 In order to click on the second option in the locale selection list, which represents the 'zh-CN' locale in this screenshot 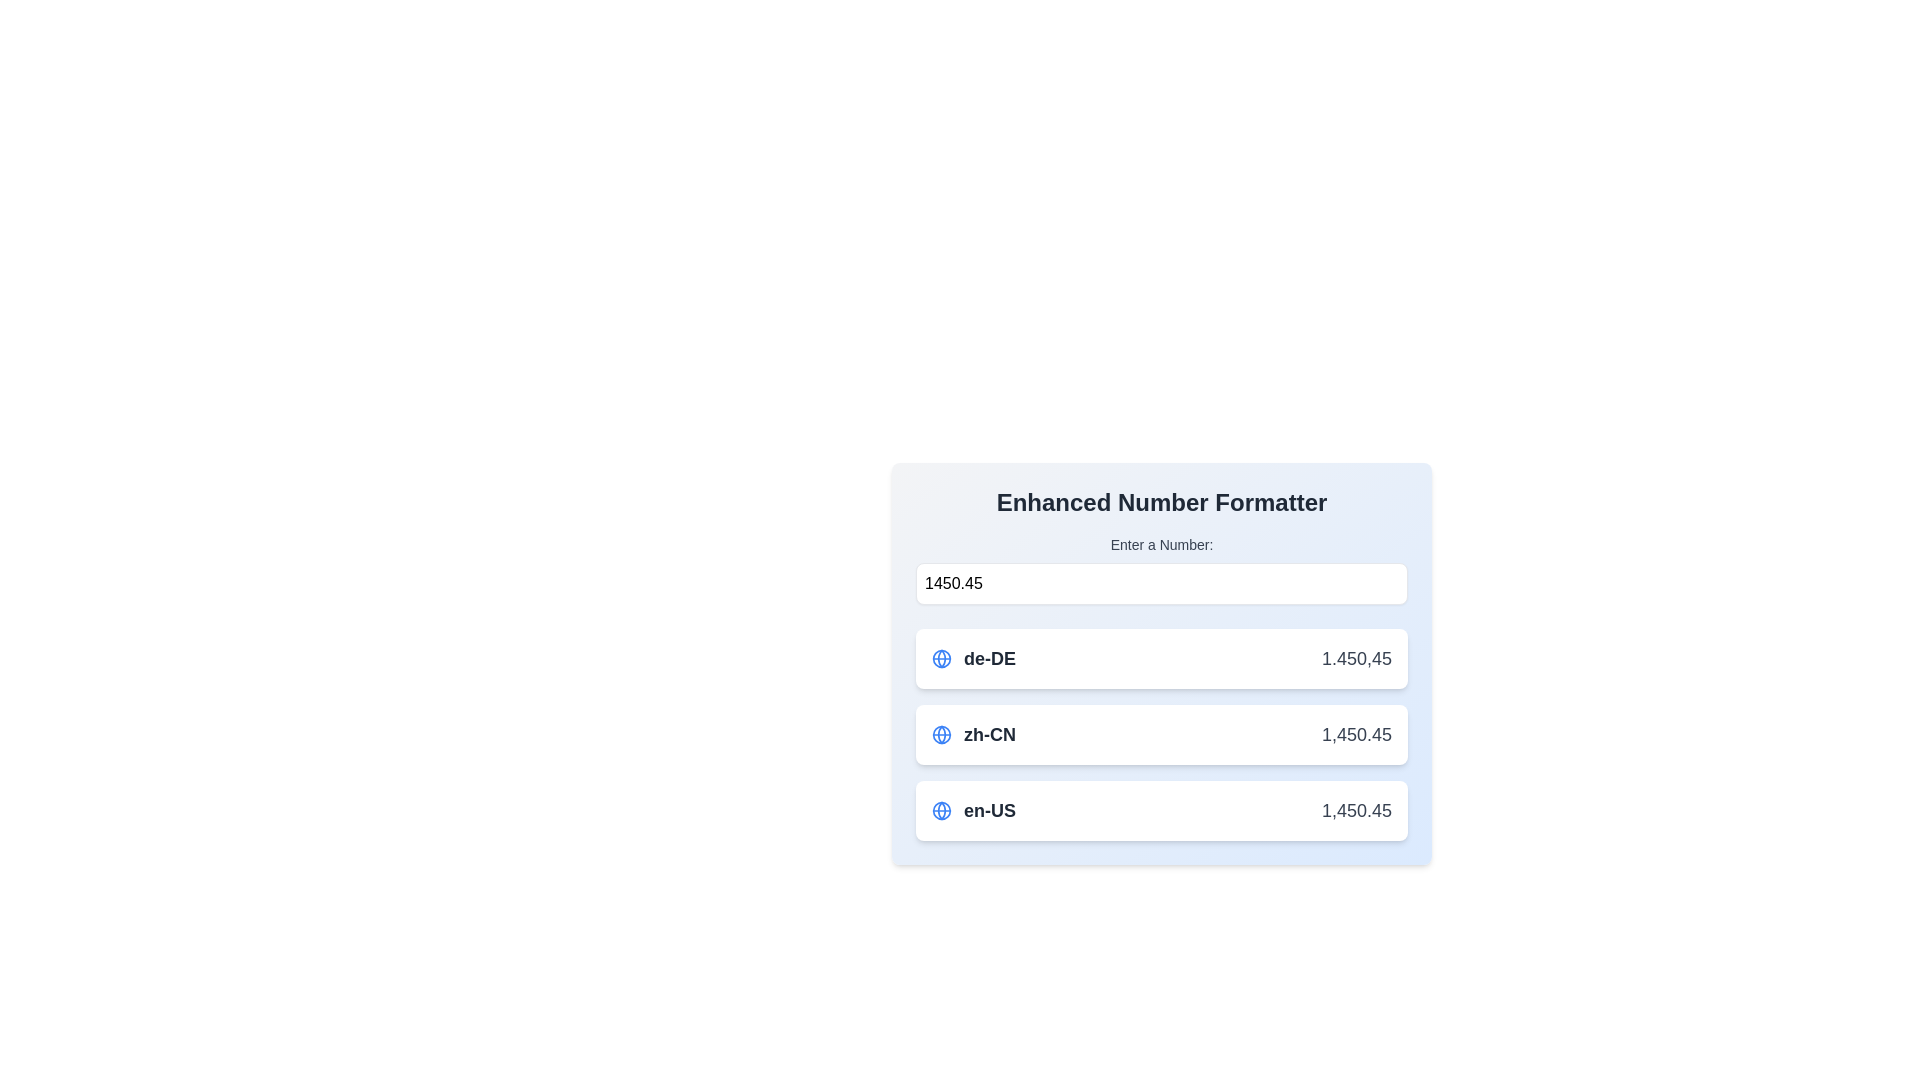, I will do `click(974, 735)`.